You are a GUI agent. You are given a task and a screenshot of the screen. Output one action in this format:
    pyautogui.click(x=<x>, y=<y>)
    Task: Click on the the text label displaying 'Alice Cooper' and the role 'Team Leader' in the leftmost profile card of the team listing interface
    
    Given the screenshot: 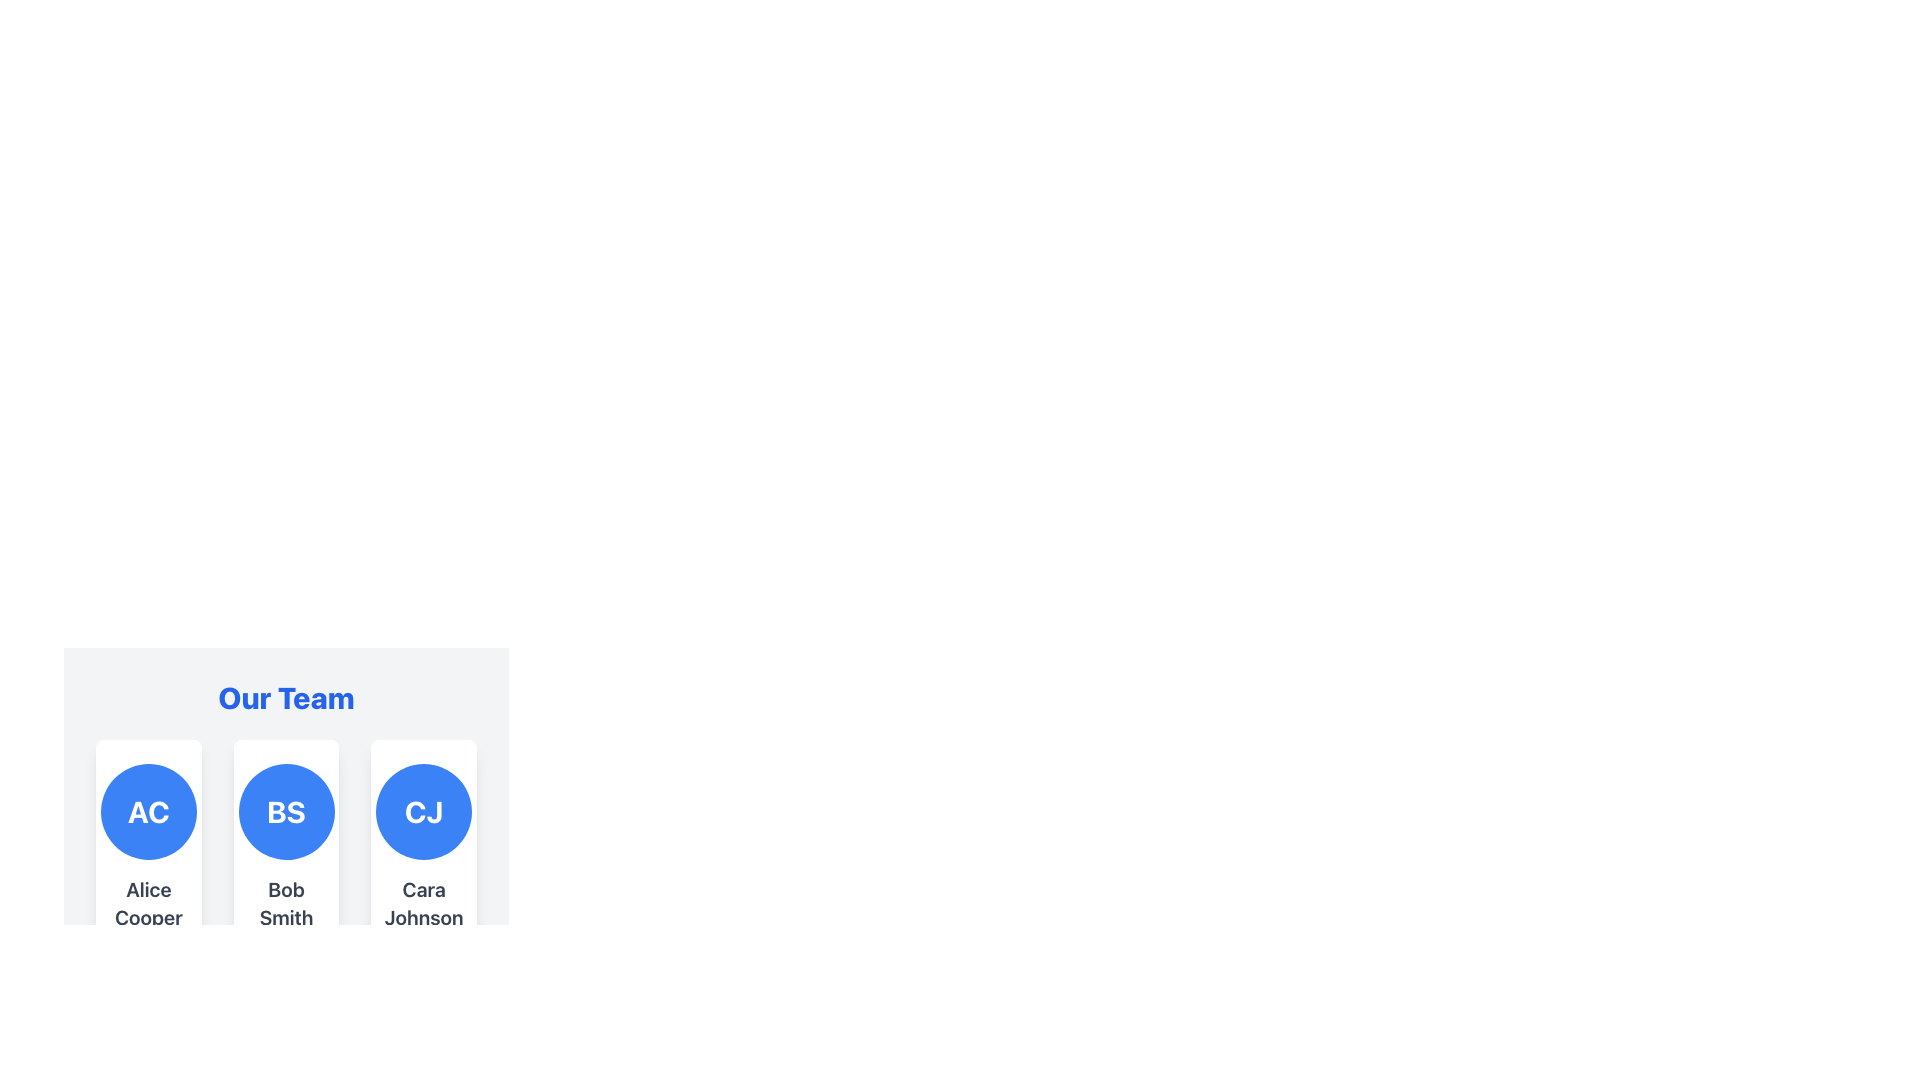 What is the action you would take?
    pyautogui.click(x=147, y=928)
    